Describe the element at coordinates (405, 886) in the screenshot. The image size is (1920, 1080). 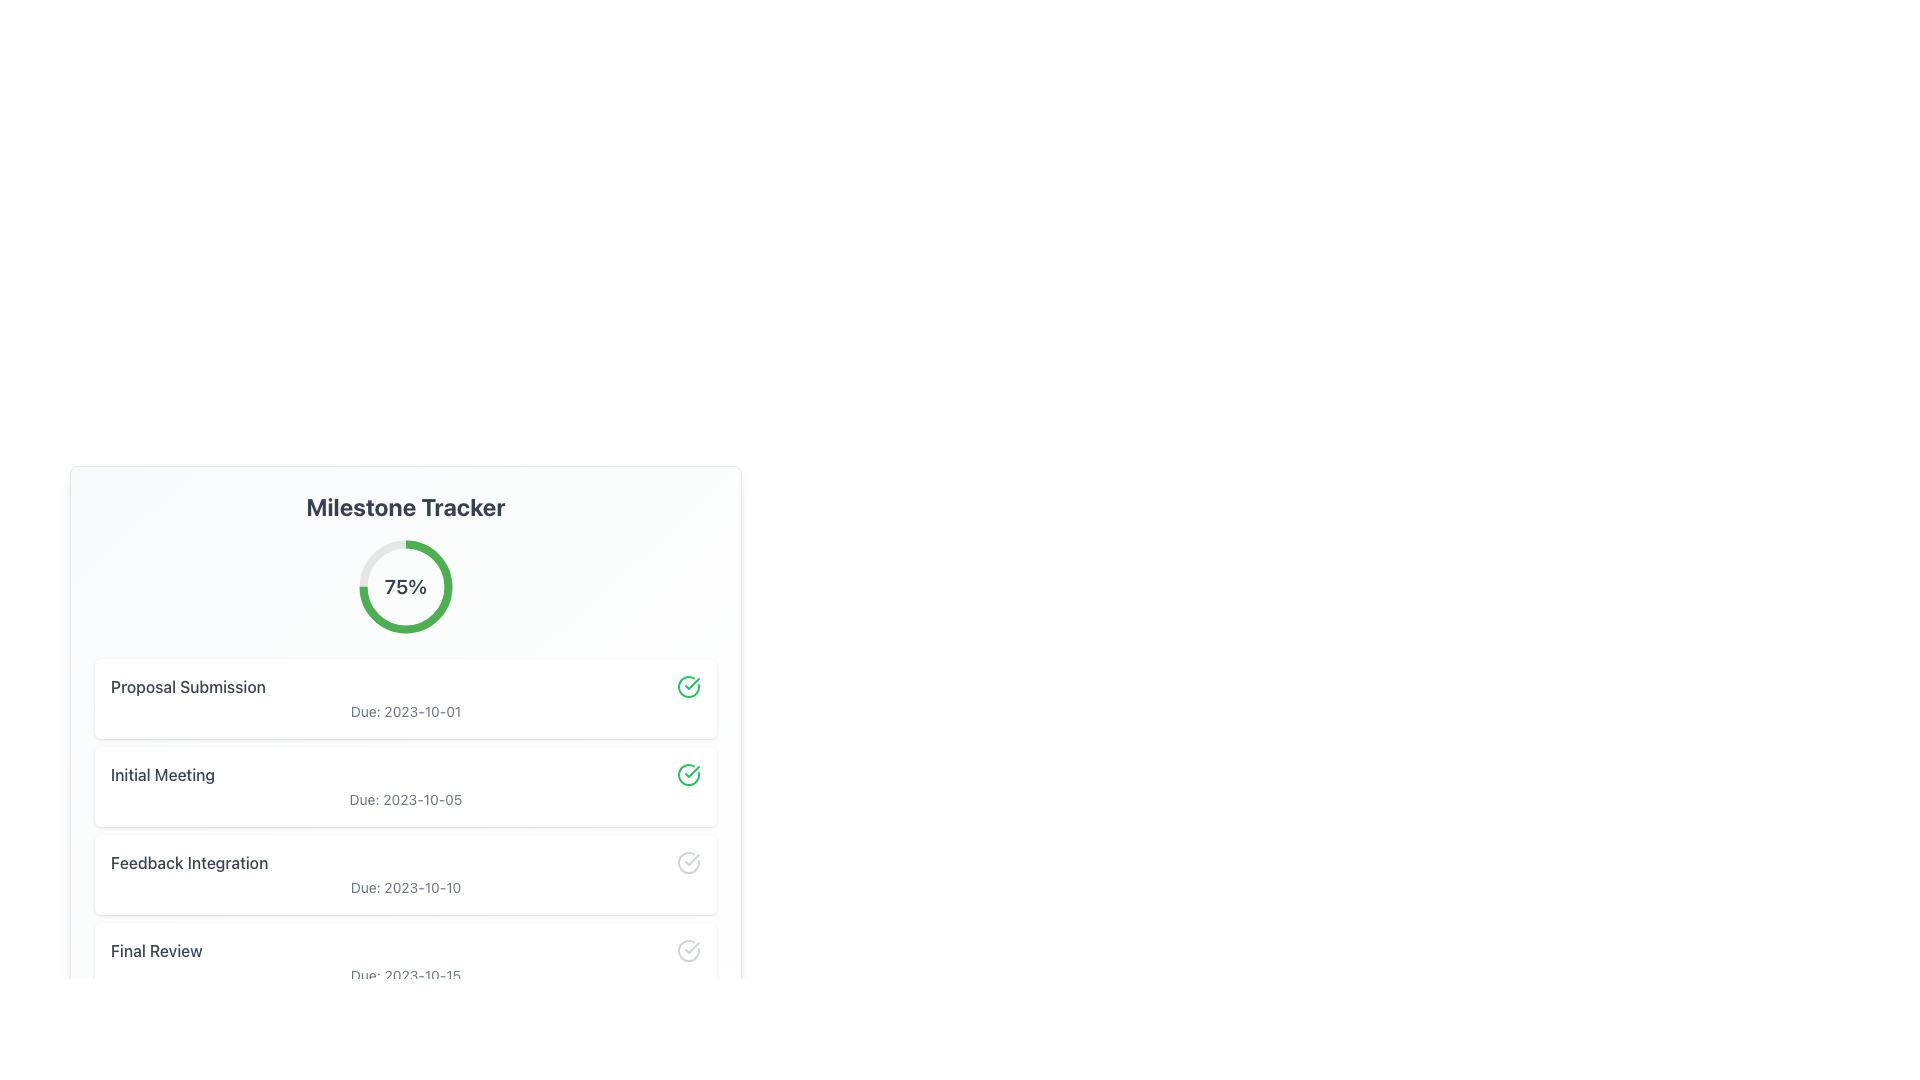
I see `the text label displaying 'Due: 2023-10-10', located at the bottom right corner of the 'Feedback Integration' block` at that location.